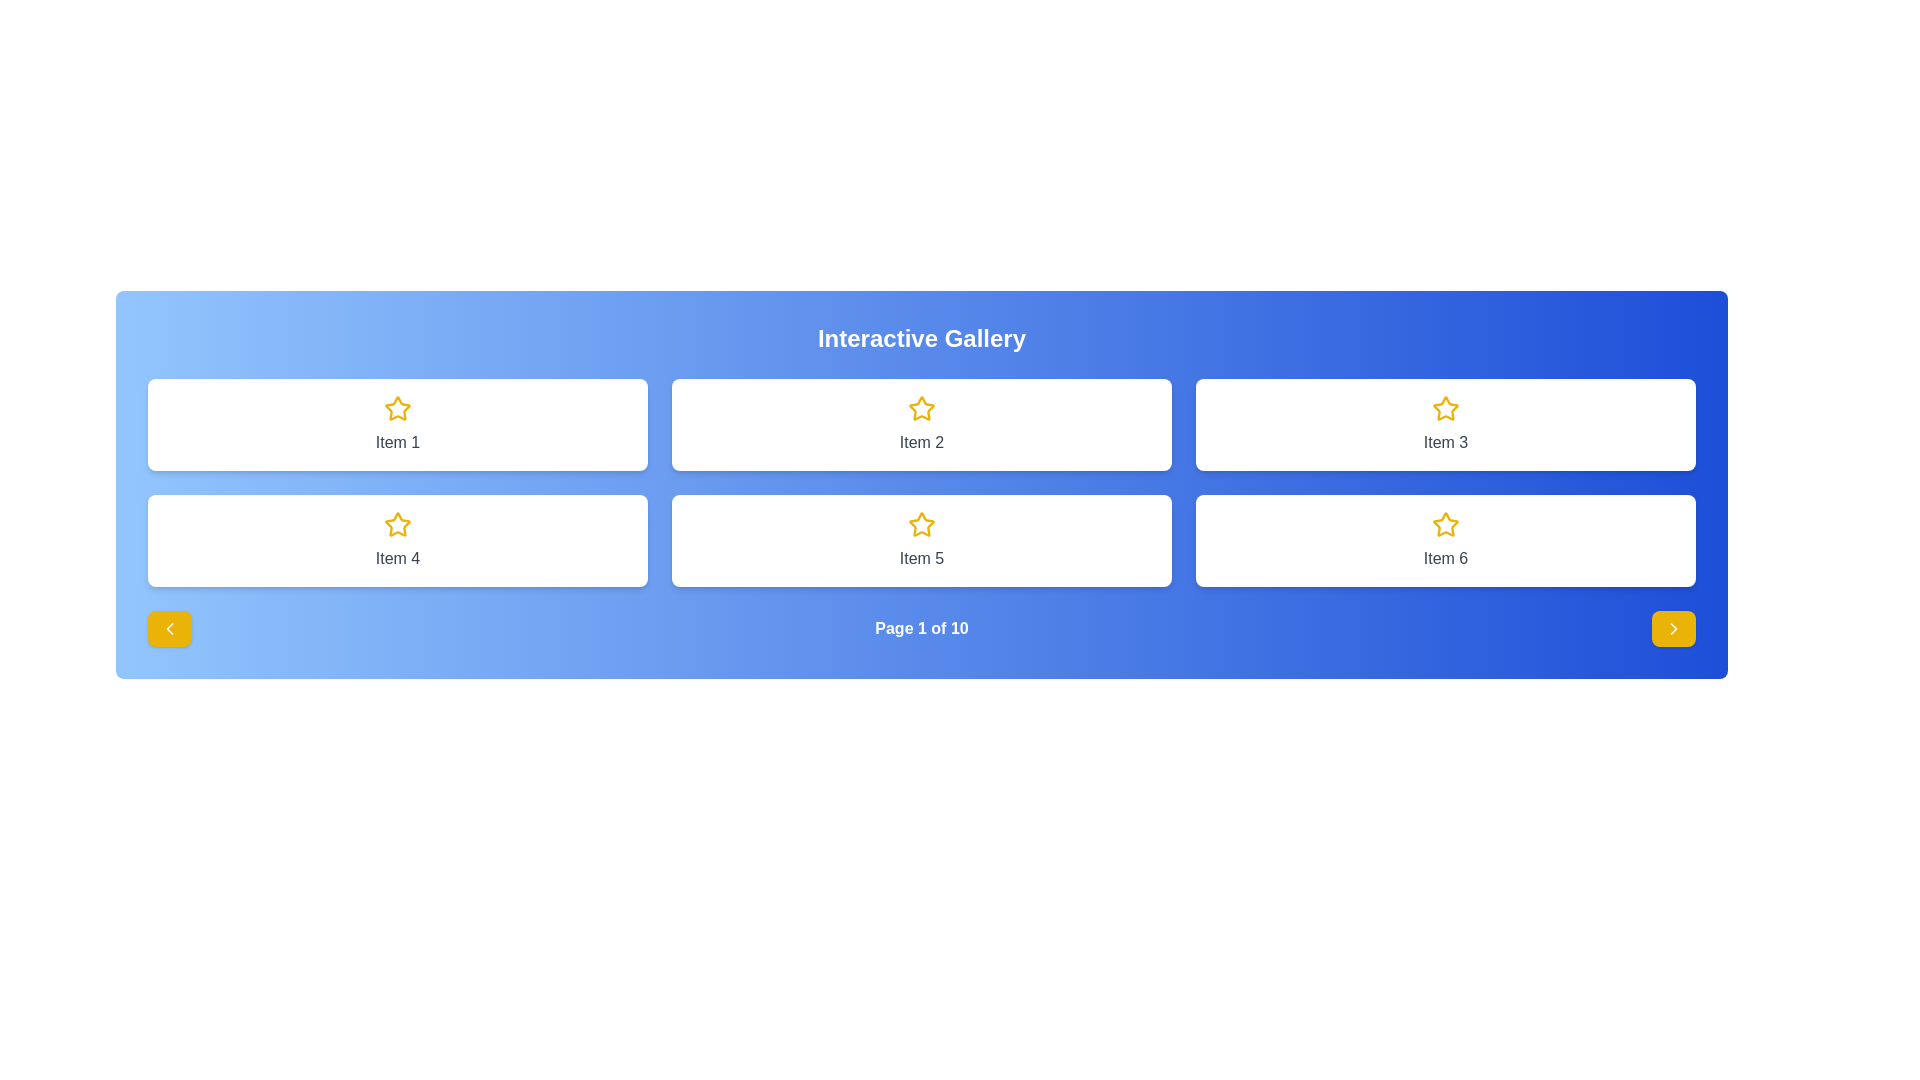 This screenshot has width=1920, height=1080. What do you see at coordinates (920, 423) in the screenshot?
I see `the grid item representing 'Item 2', which is located in the first row, second column of the grid layout` at bounding box center [920, 423].